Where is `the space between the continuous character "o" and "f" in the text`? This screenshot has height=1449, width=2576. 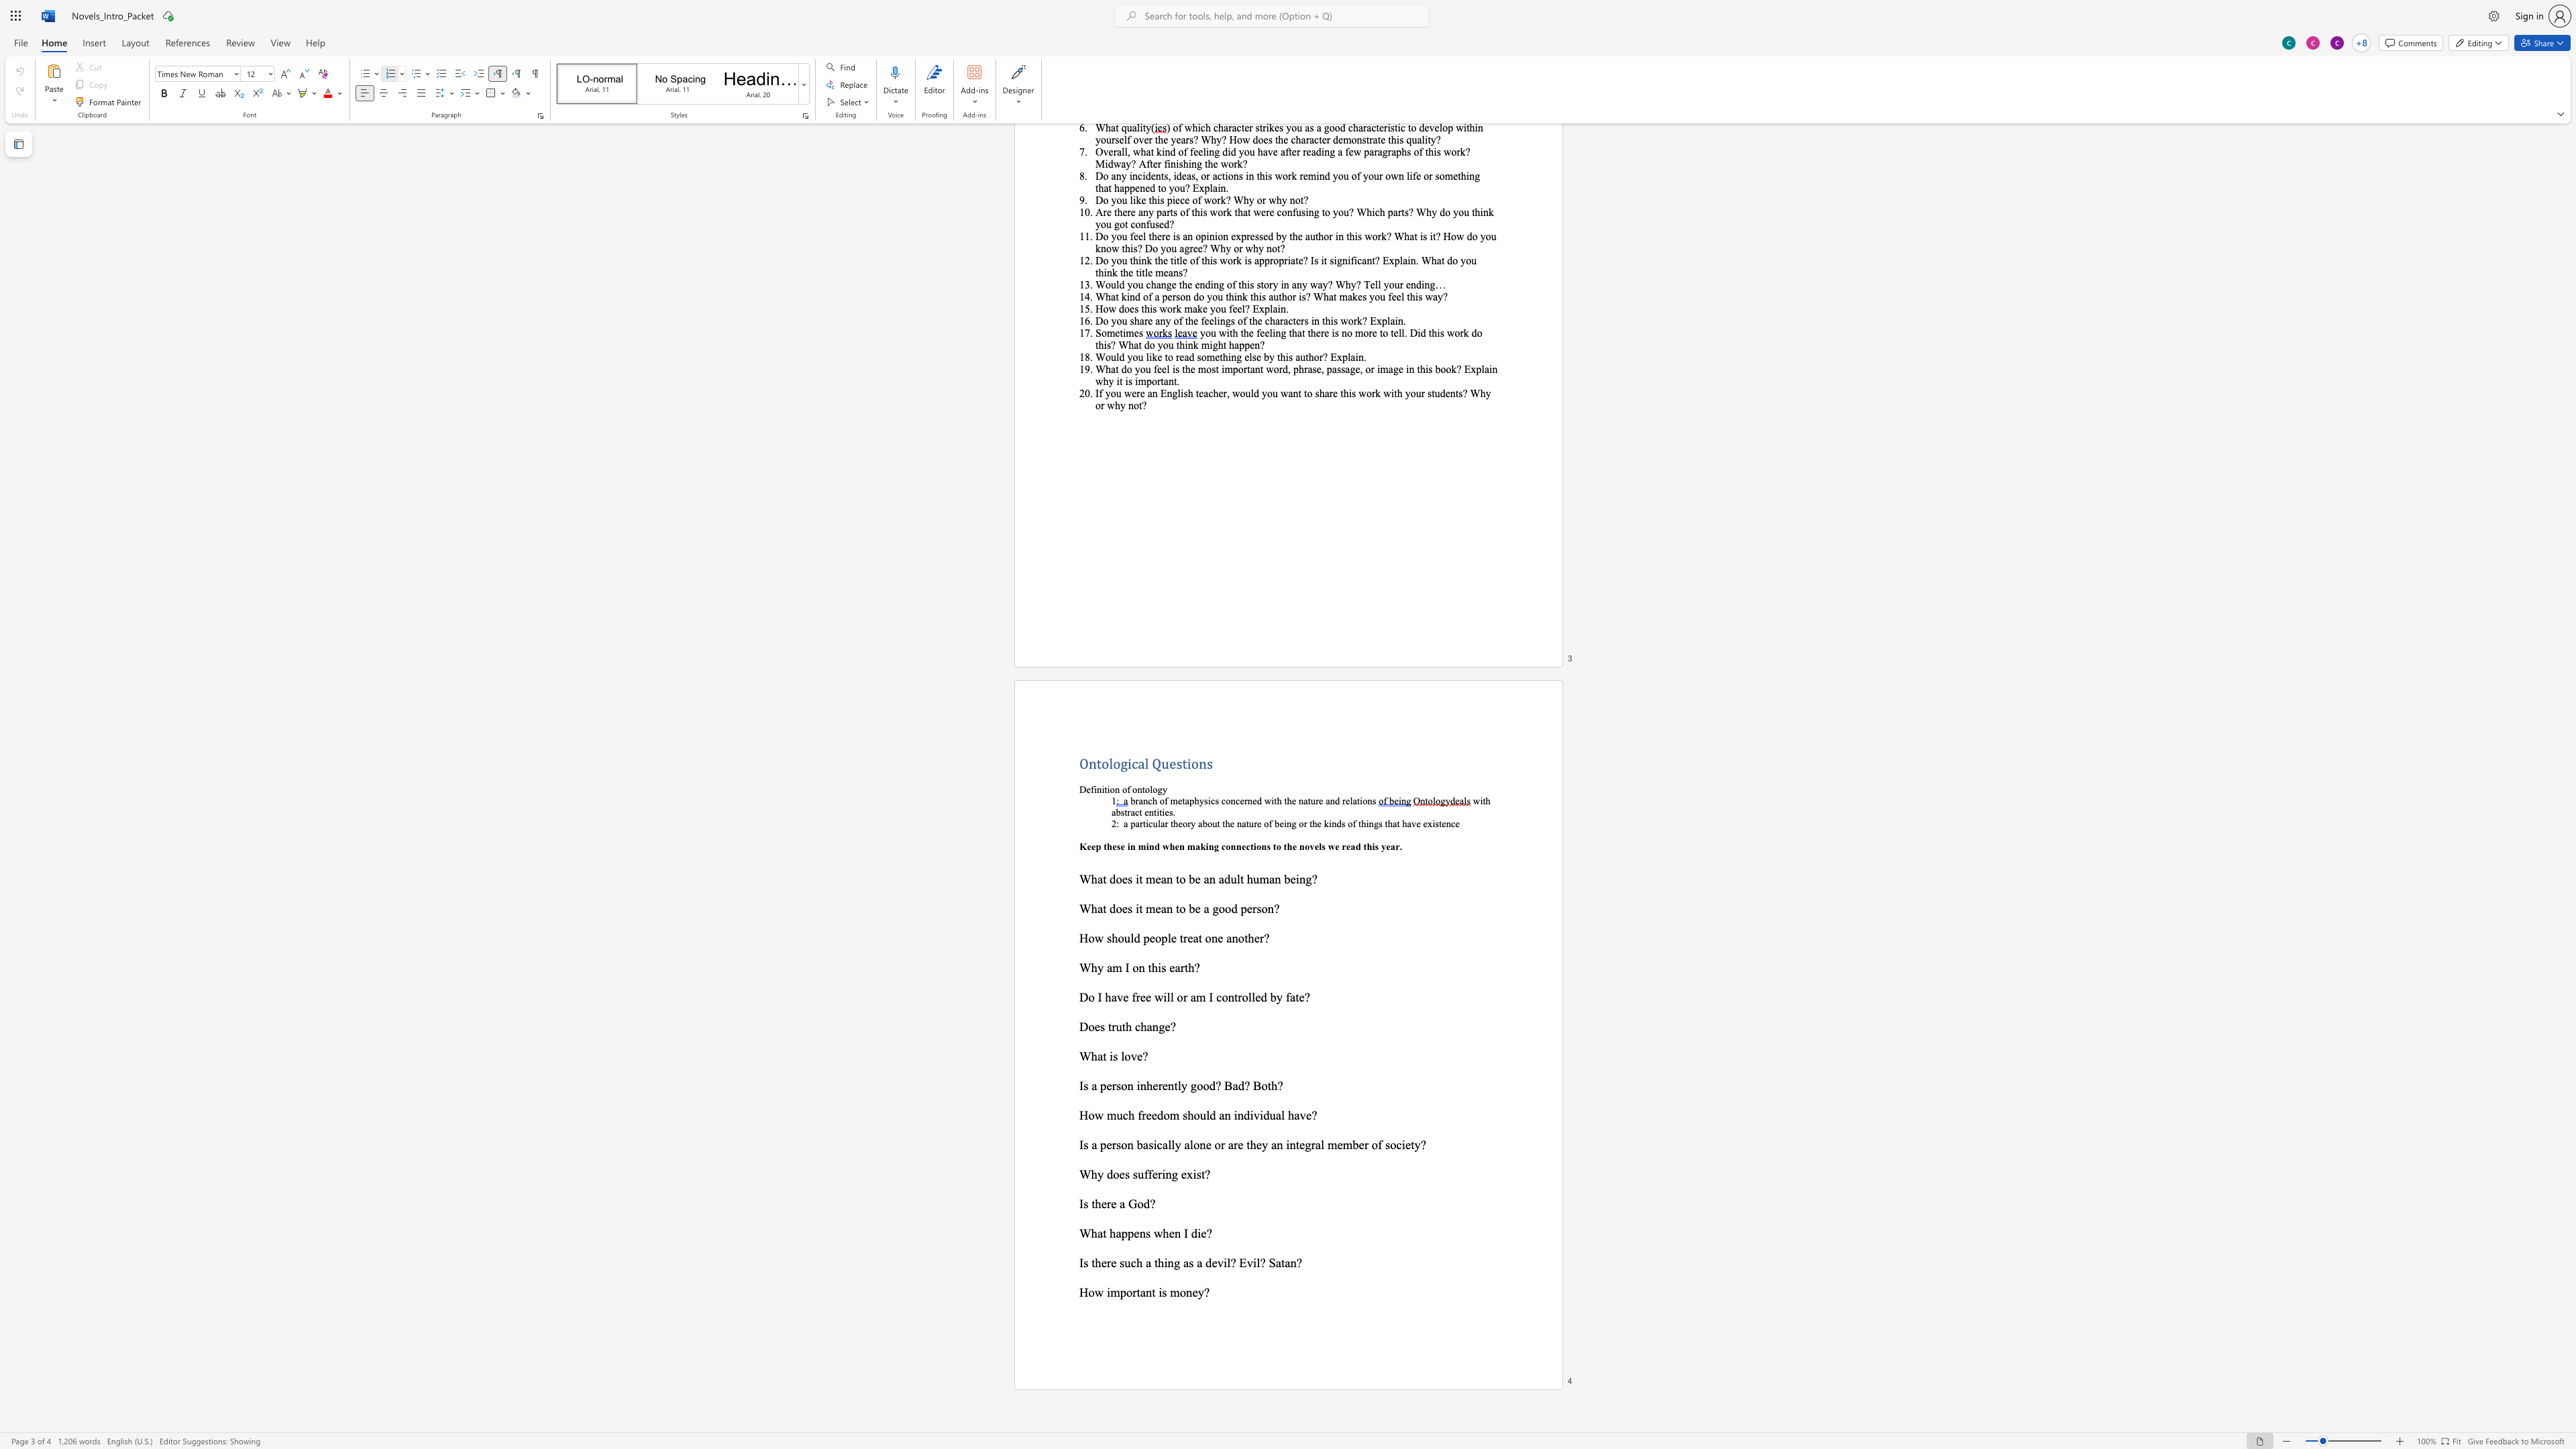 the space between the continuous character "o" and "f" in the text is located at coordinates (1126, 788).